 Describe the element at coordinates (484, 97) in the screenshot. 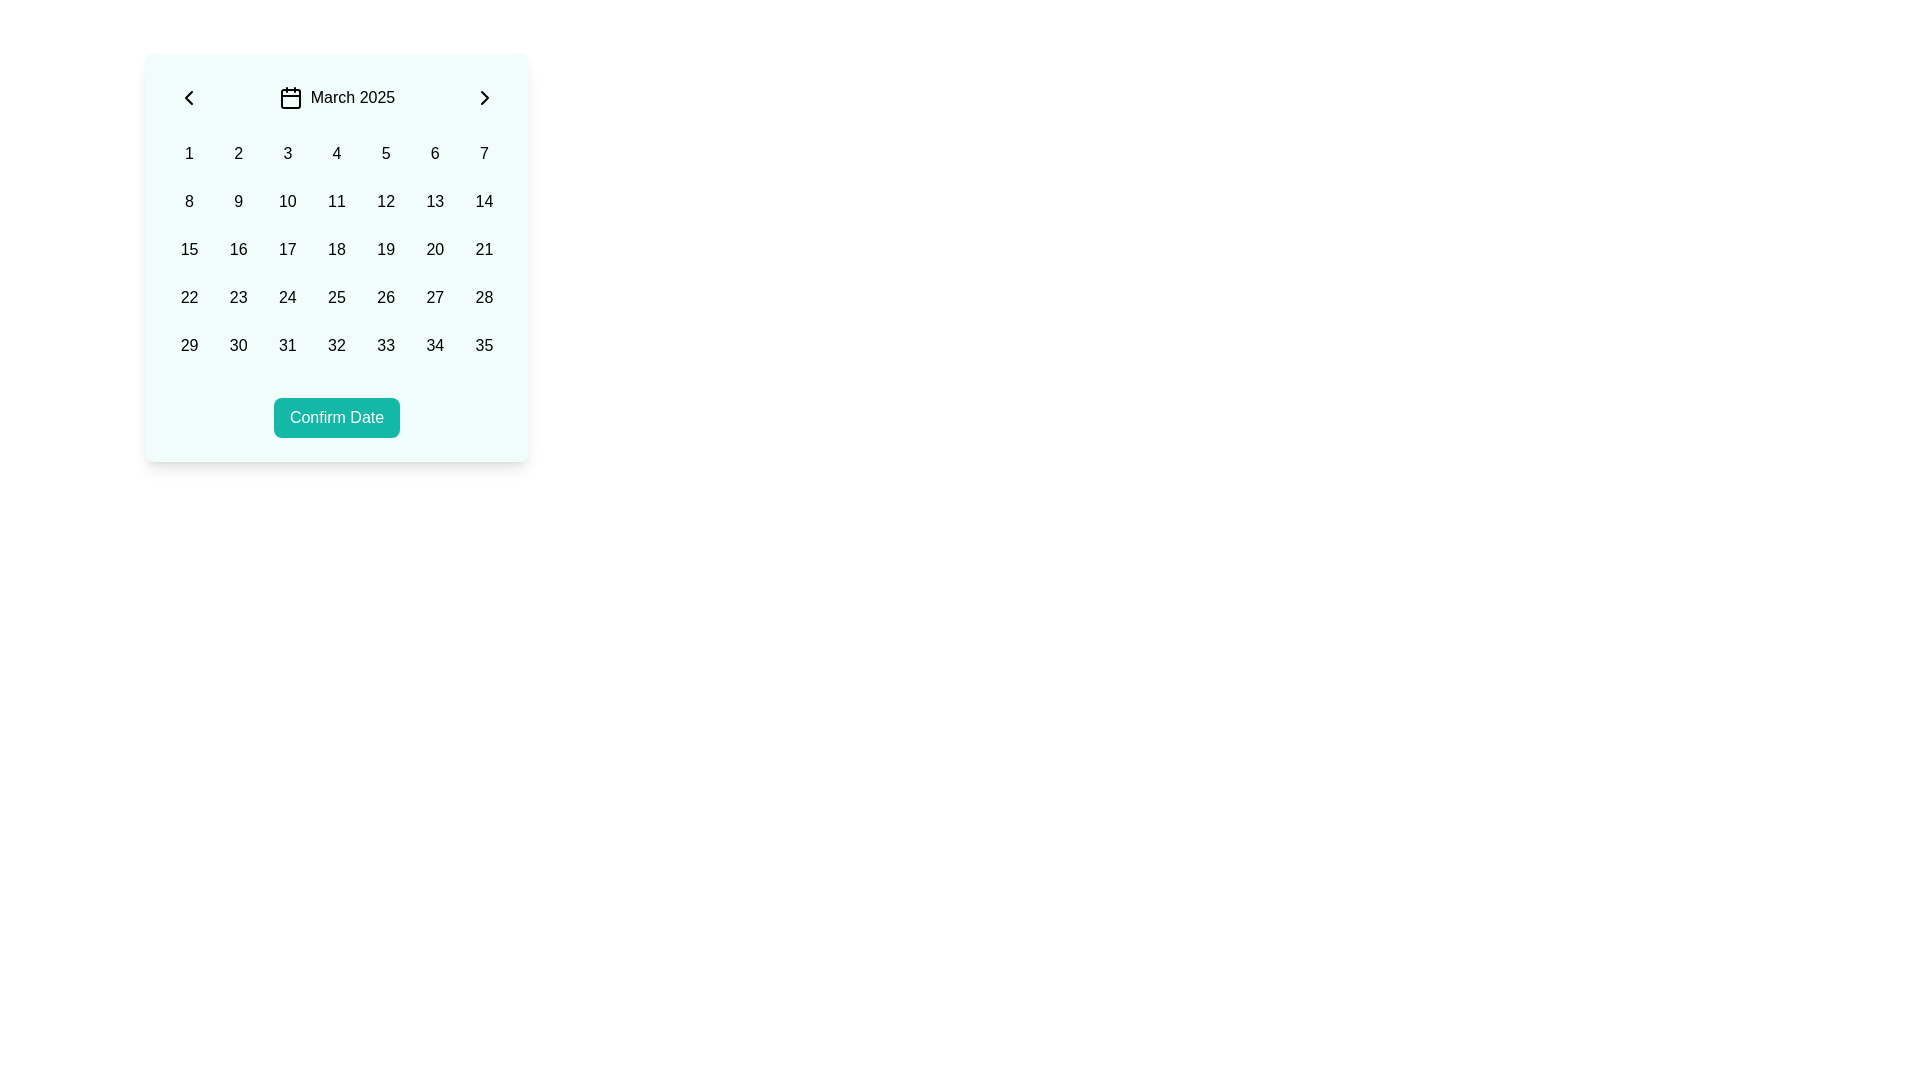

I see `the right-facing chevron arrow icon located in the top-right corner of the calendar interface` at that location.